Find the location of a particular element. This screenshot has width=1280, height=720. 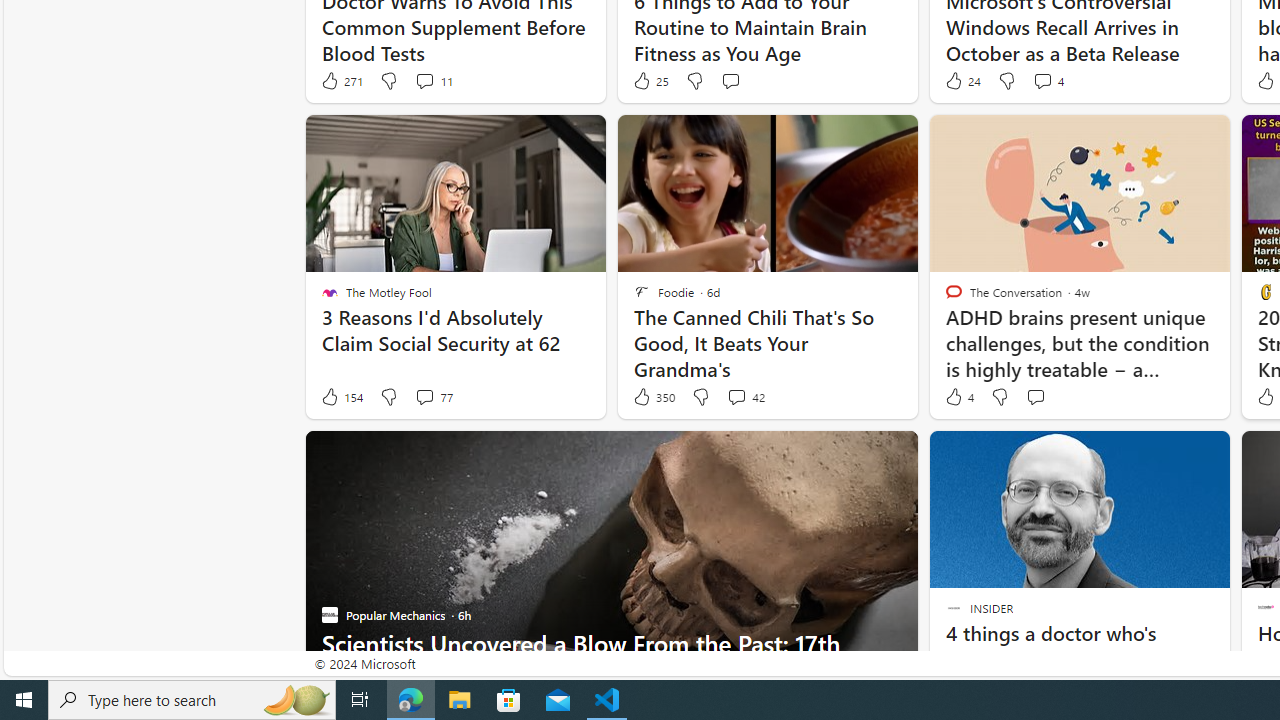

'271 Like' is located at coordinates (341, 80).